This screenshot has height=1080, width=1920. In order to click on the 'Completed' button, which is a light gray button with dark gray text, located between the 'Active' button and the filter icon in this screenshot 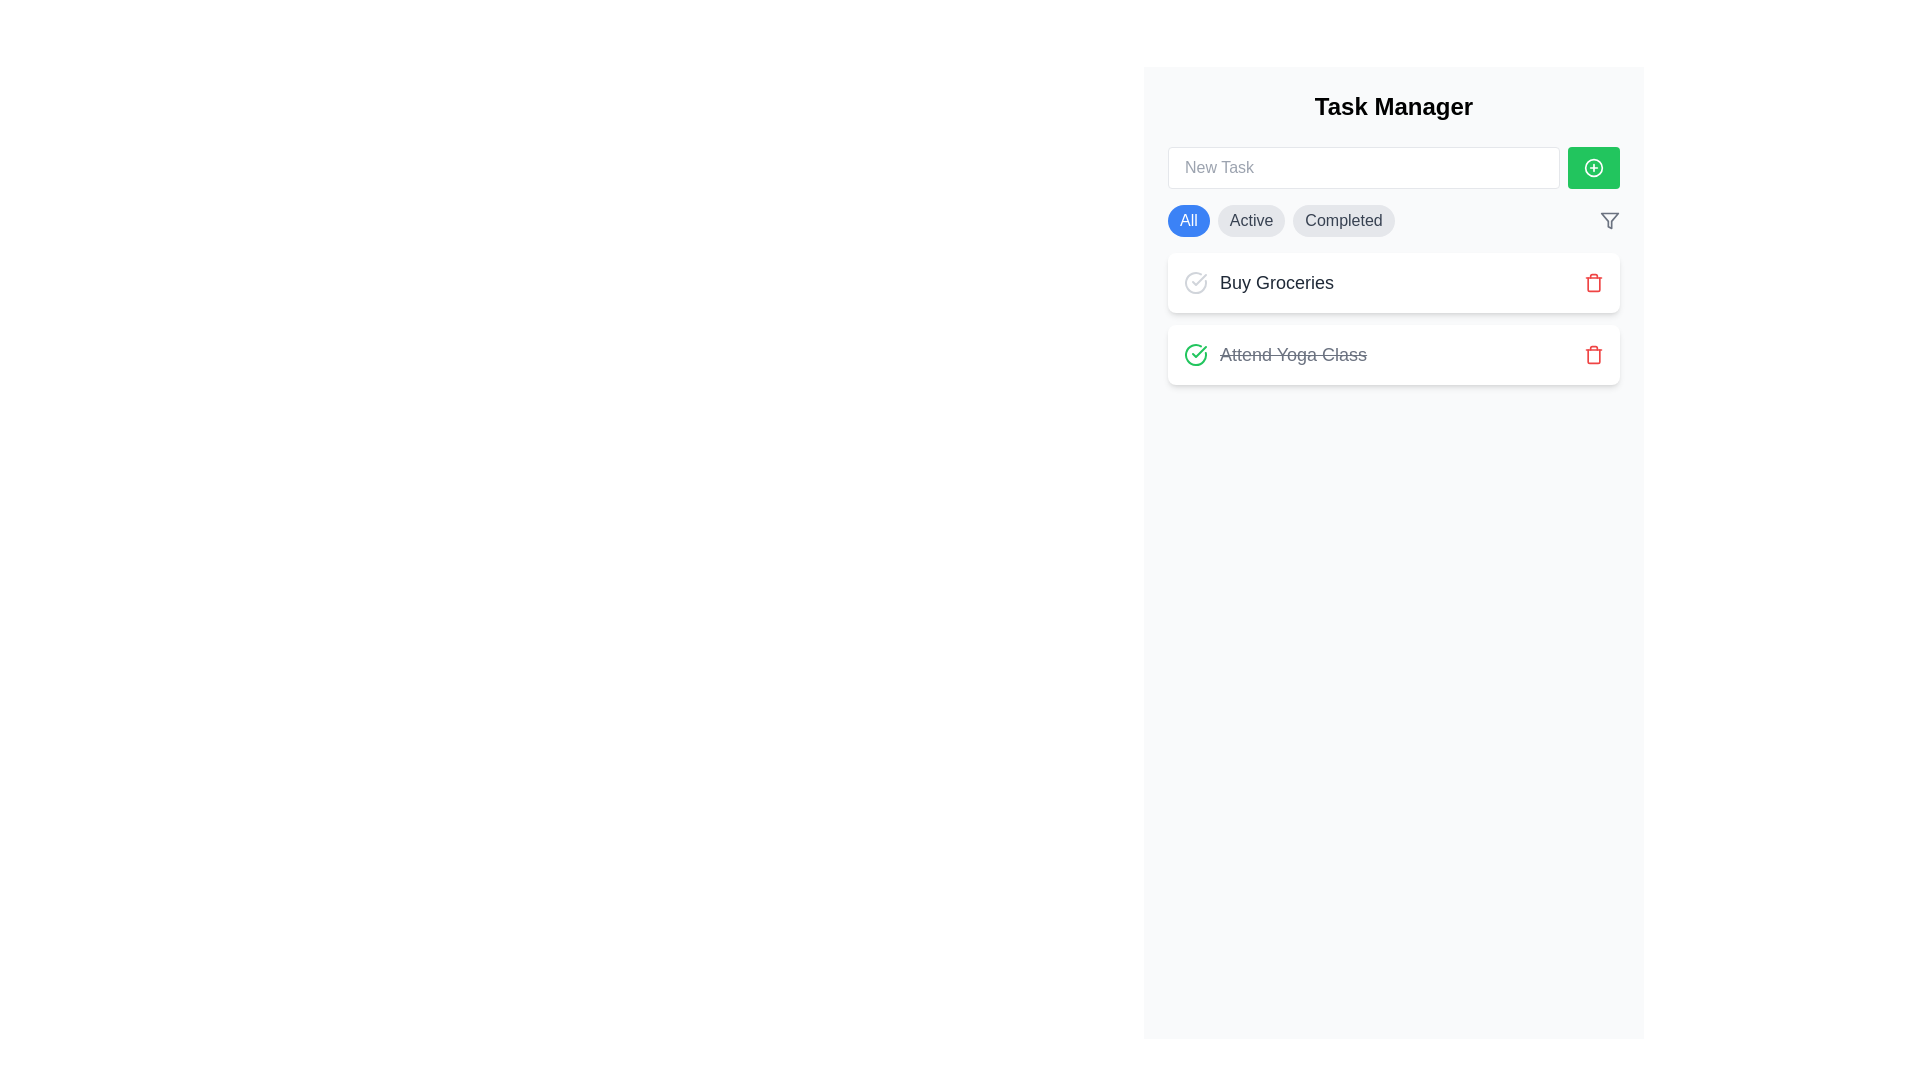, I will do `click(1344, 220)`.